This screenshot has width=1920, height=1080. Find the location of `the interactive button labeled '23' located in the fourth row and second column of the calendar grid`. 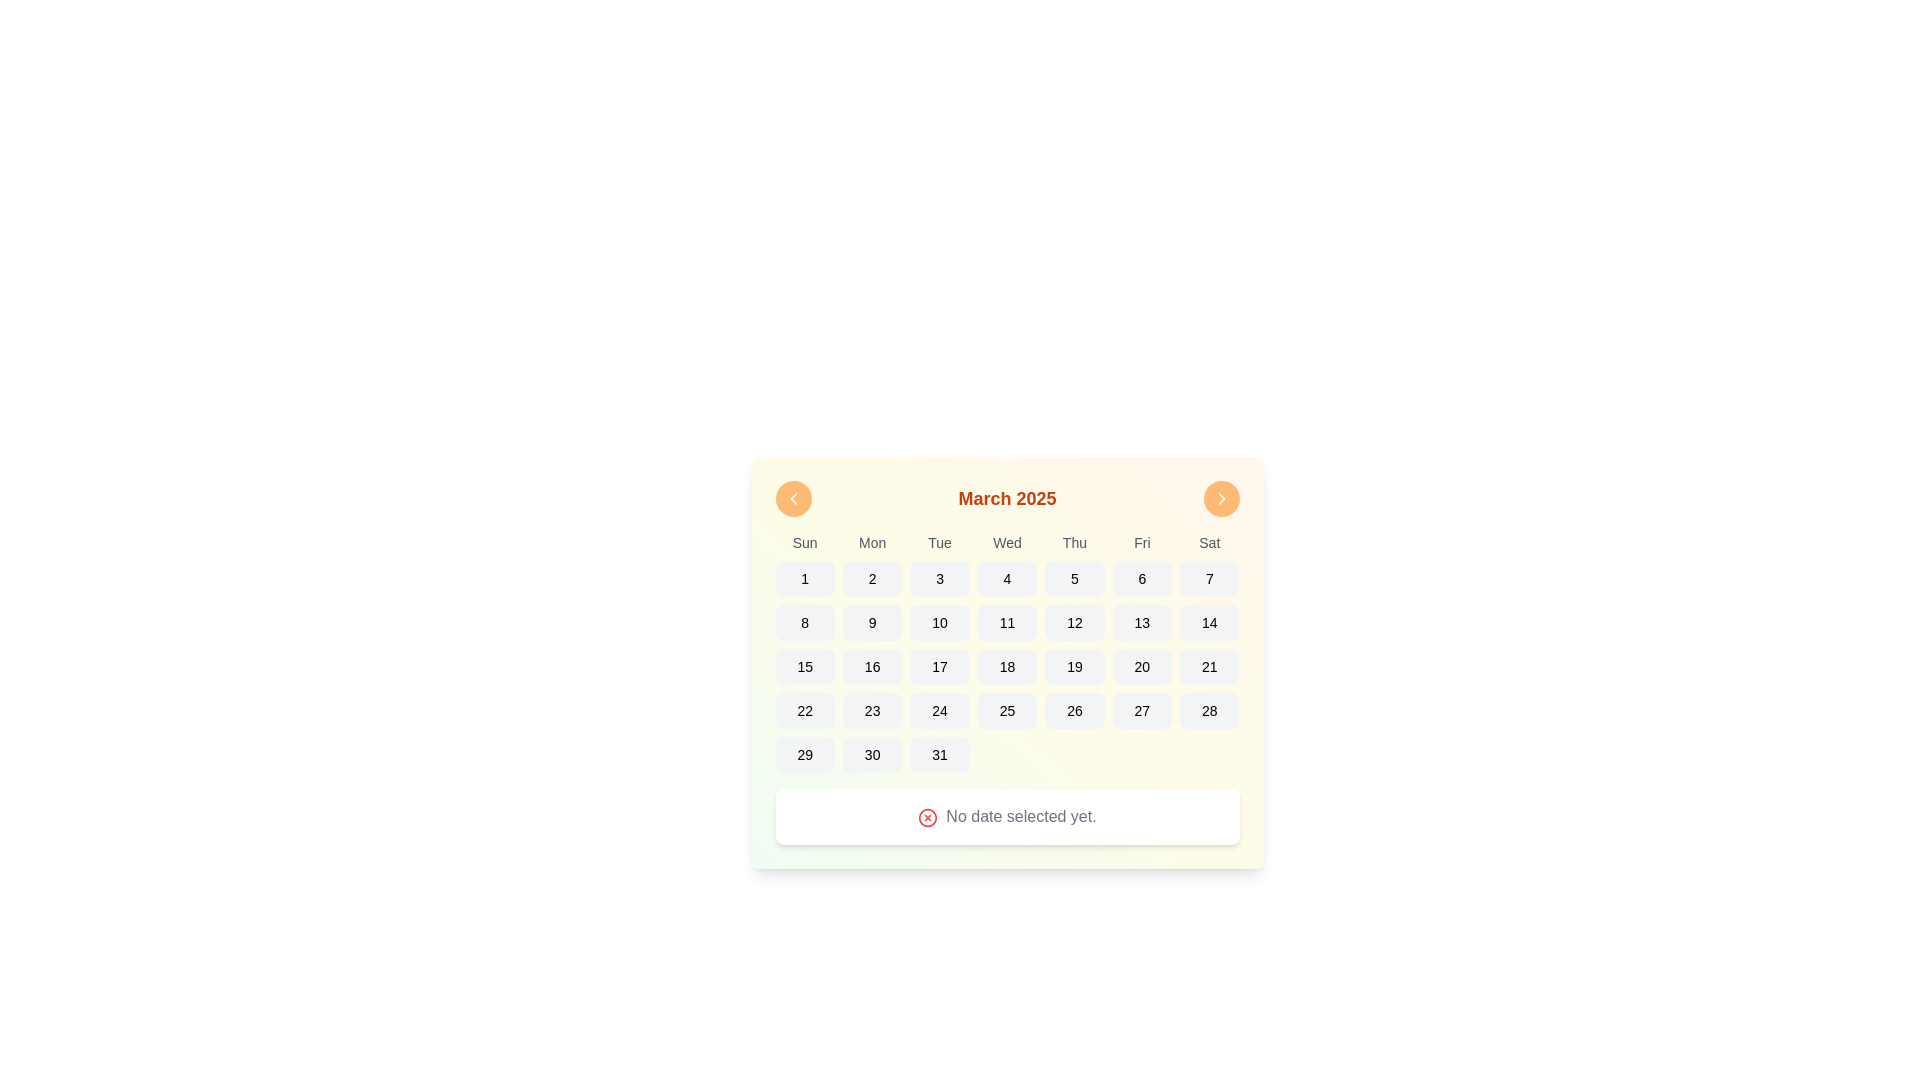

the interactive button labeled '23' located in the fourth row and second column of the calendar grid is located at coordinates (872, 709).